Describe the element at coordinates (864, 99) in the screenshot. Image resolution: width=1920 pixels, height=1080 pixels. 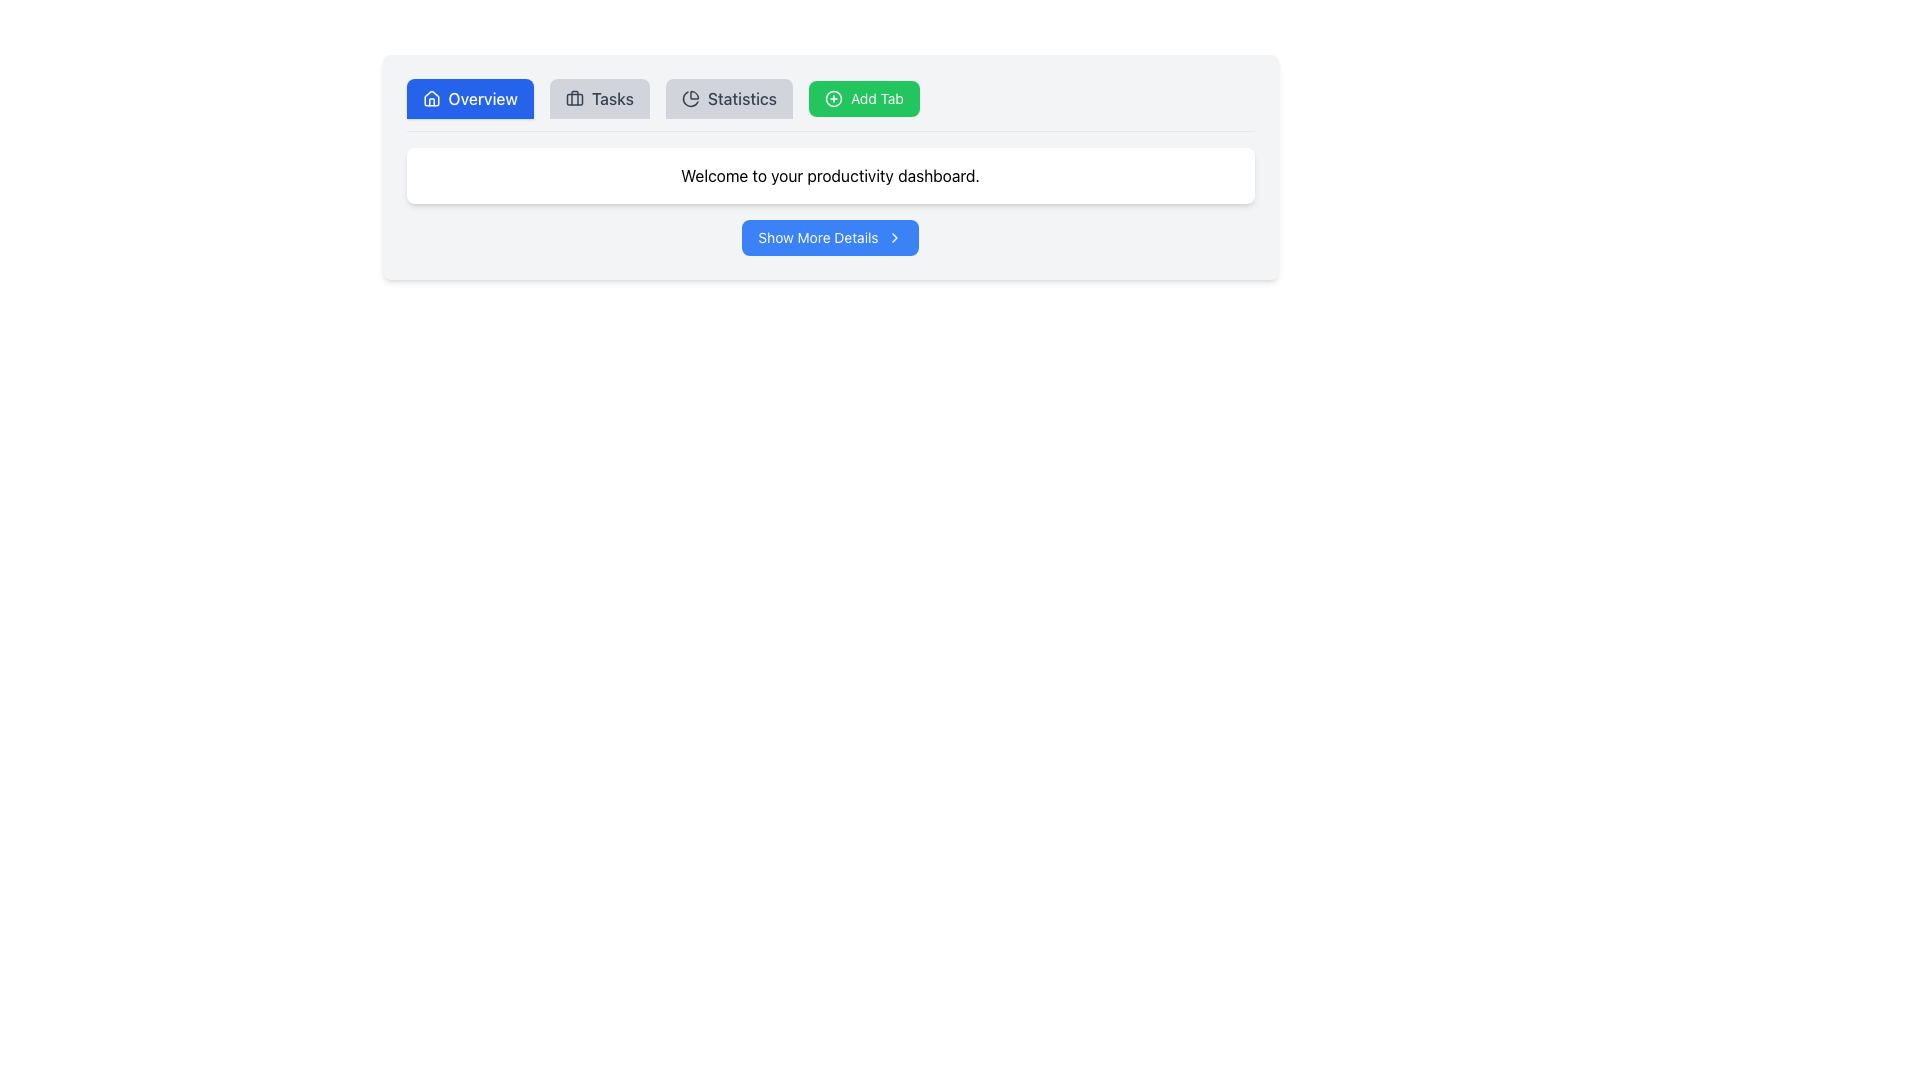
I see `the 'Add New Tab' button` at that location.